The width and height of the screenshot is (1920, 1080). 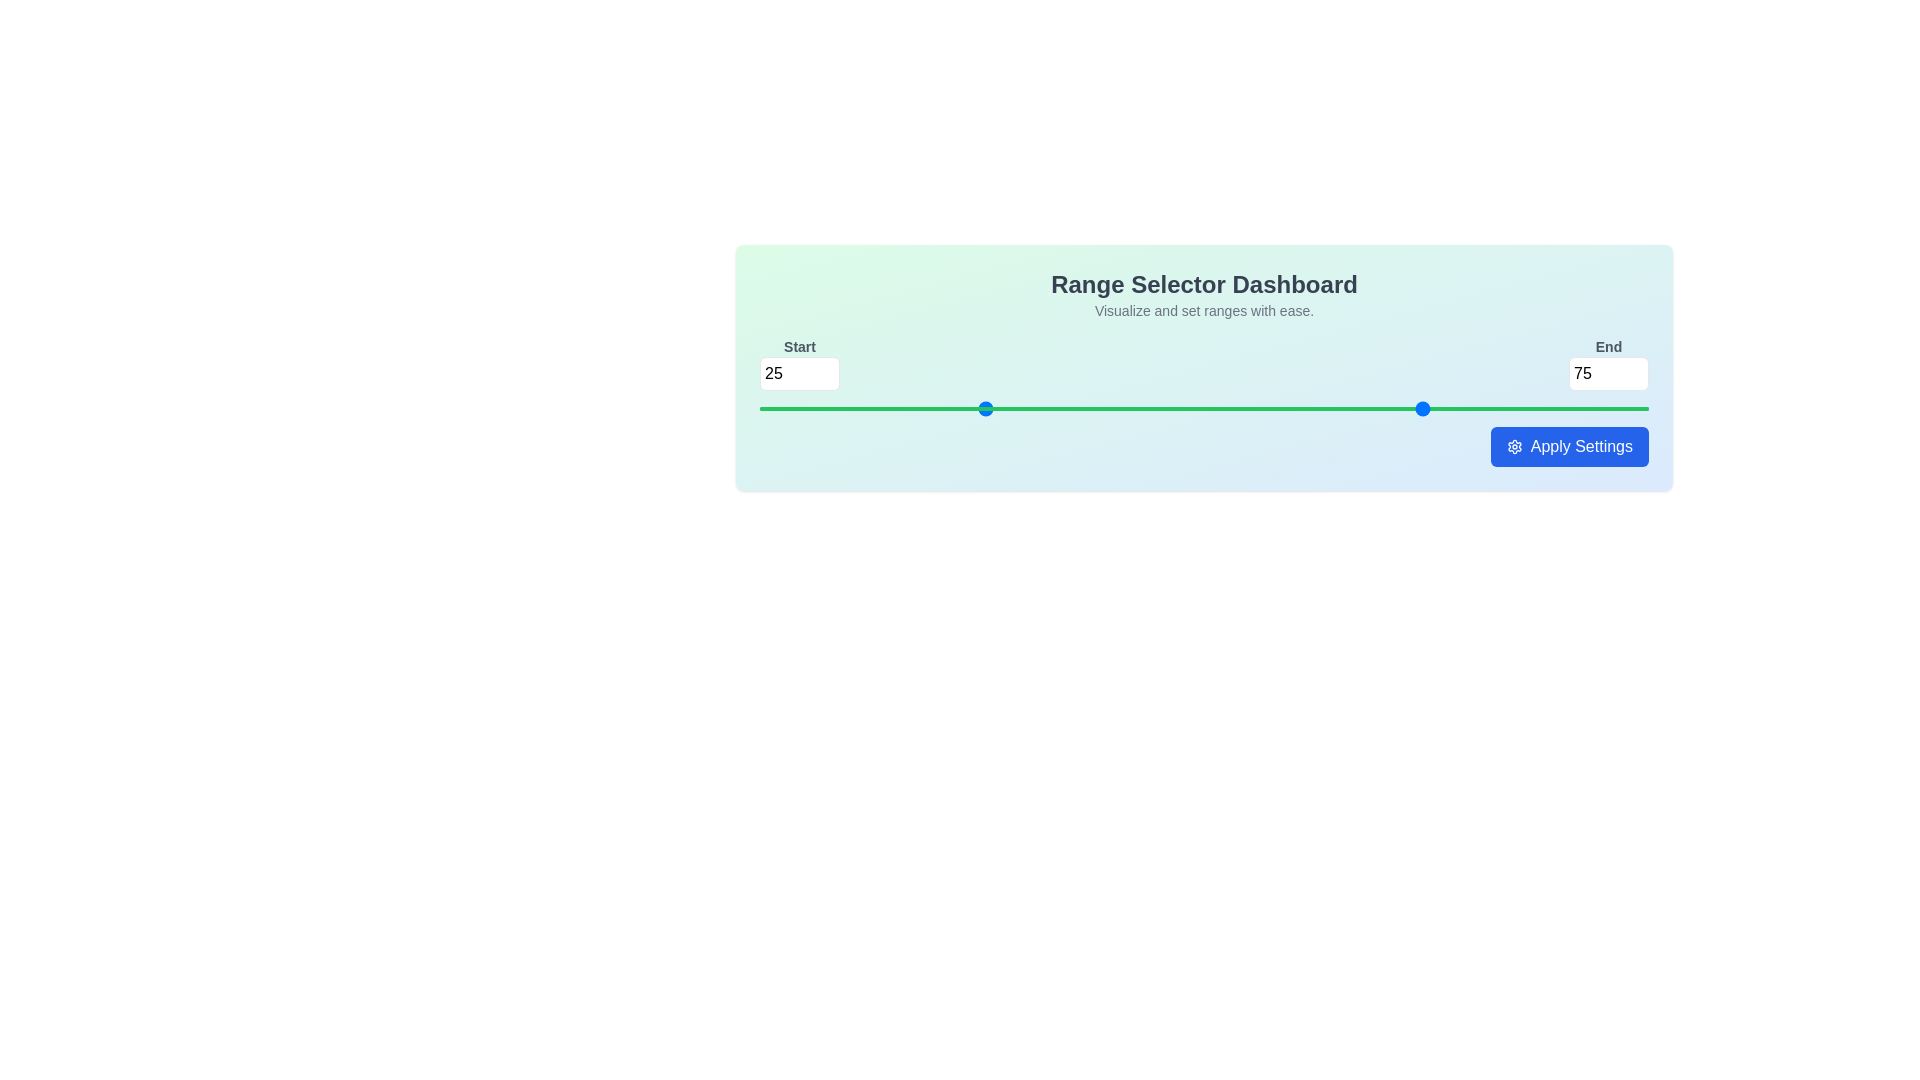 What do you see at coordinates (800, 363) in the screenshot?
I see `the numerical input box displaying '25' to focus on it for user input` at bounding box center [800, 363].